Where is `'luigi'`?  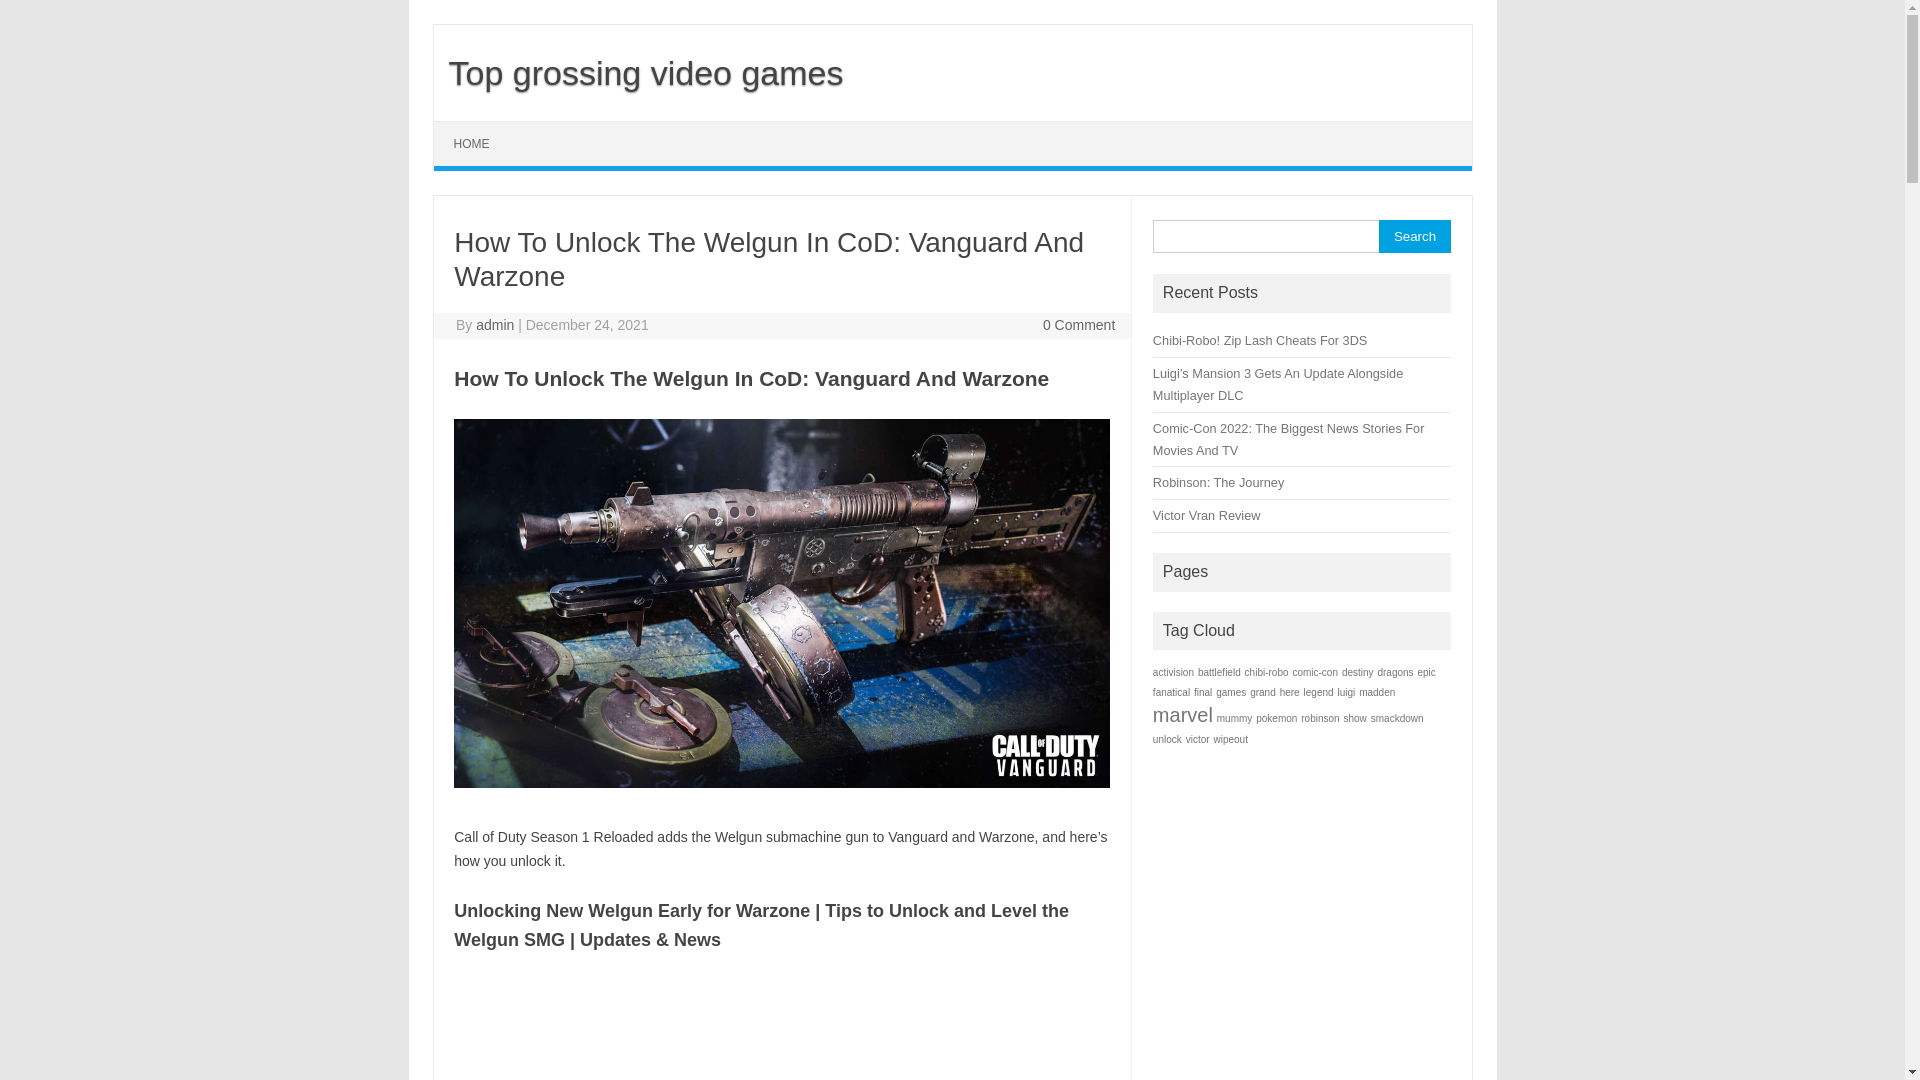
'luigi' is located at coordinates (1337, 691).